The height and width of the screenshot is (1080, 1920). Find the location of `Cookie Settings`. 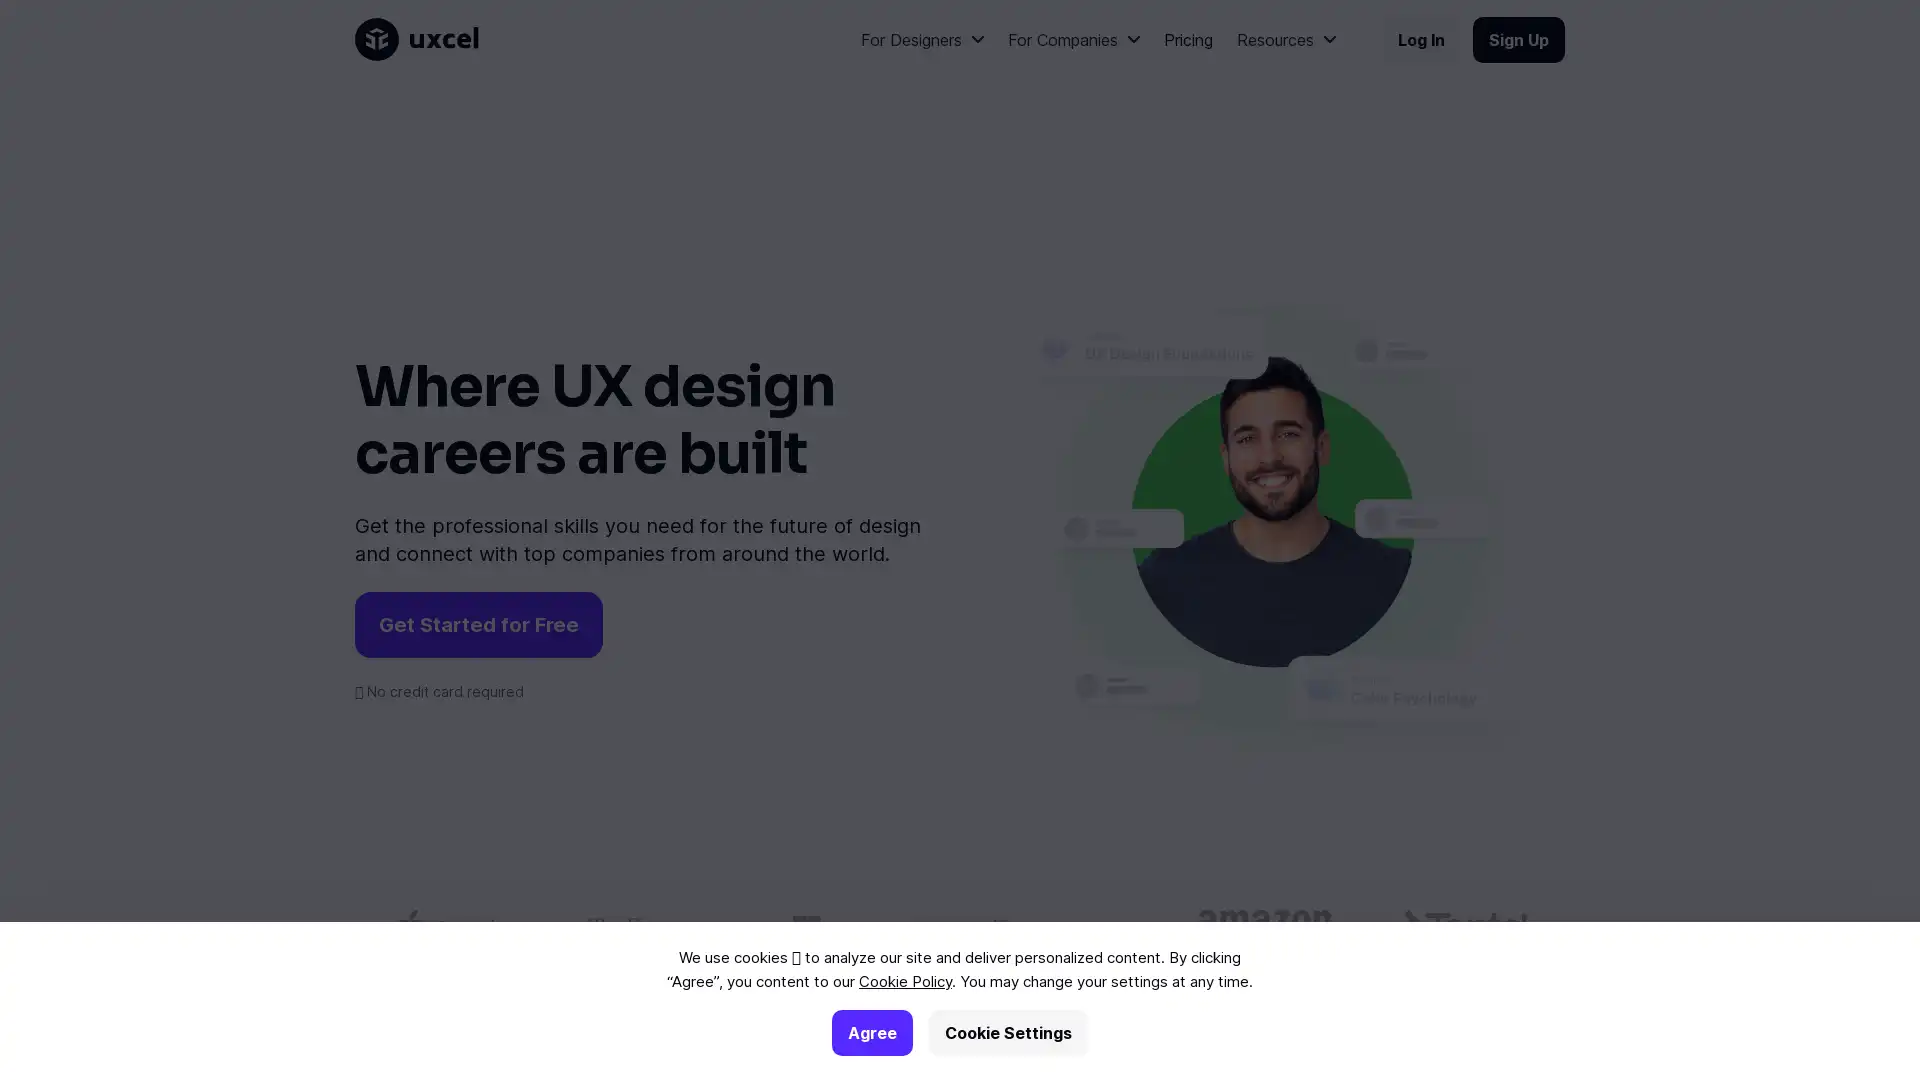

Cookie Settings is located at coordinates (1008, 1033).